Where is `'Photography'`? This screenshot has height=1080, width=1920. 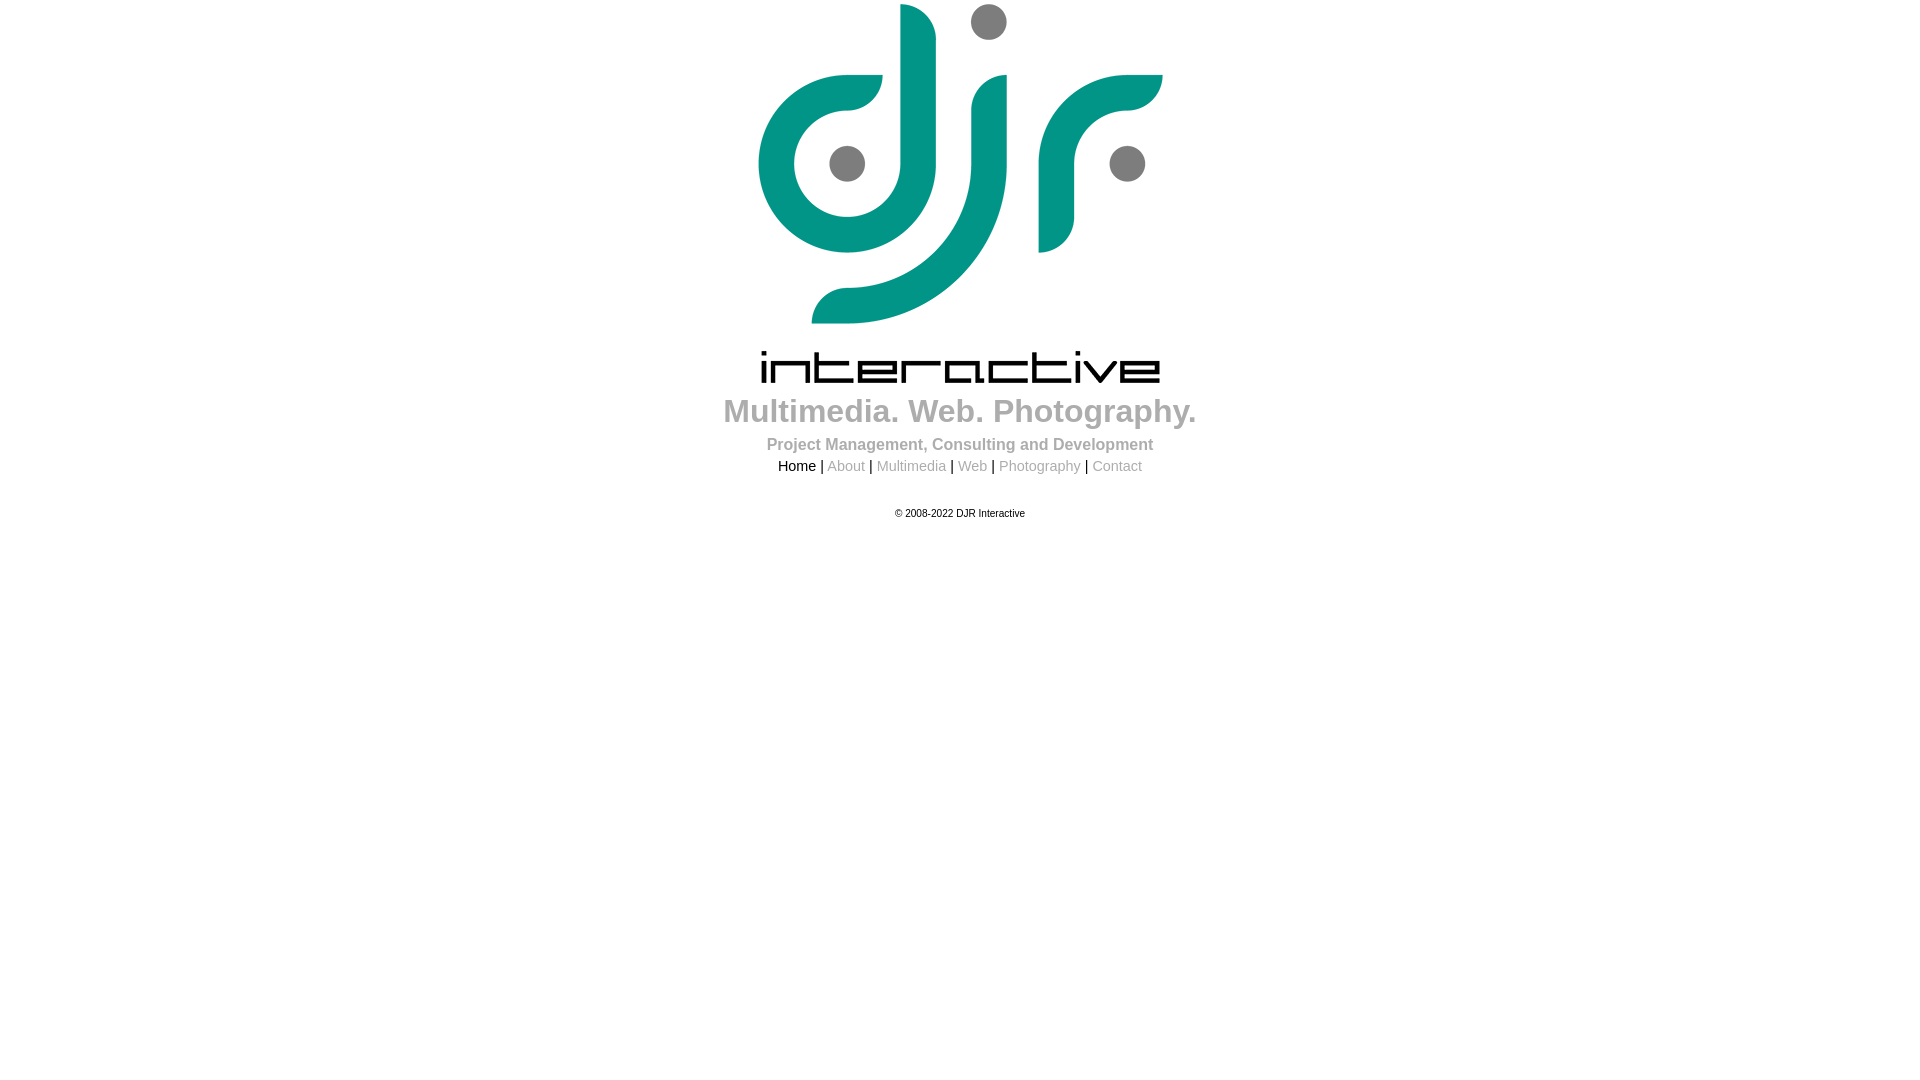
'Photography' is located at coordinates (1040, 466).